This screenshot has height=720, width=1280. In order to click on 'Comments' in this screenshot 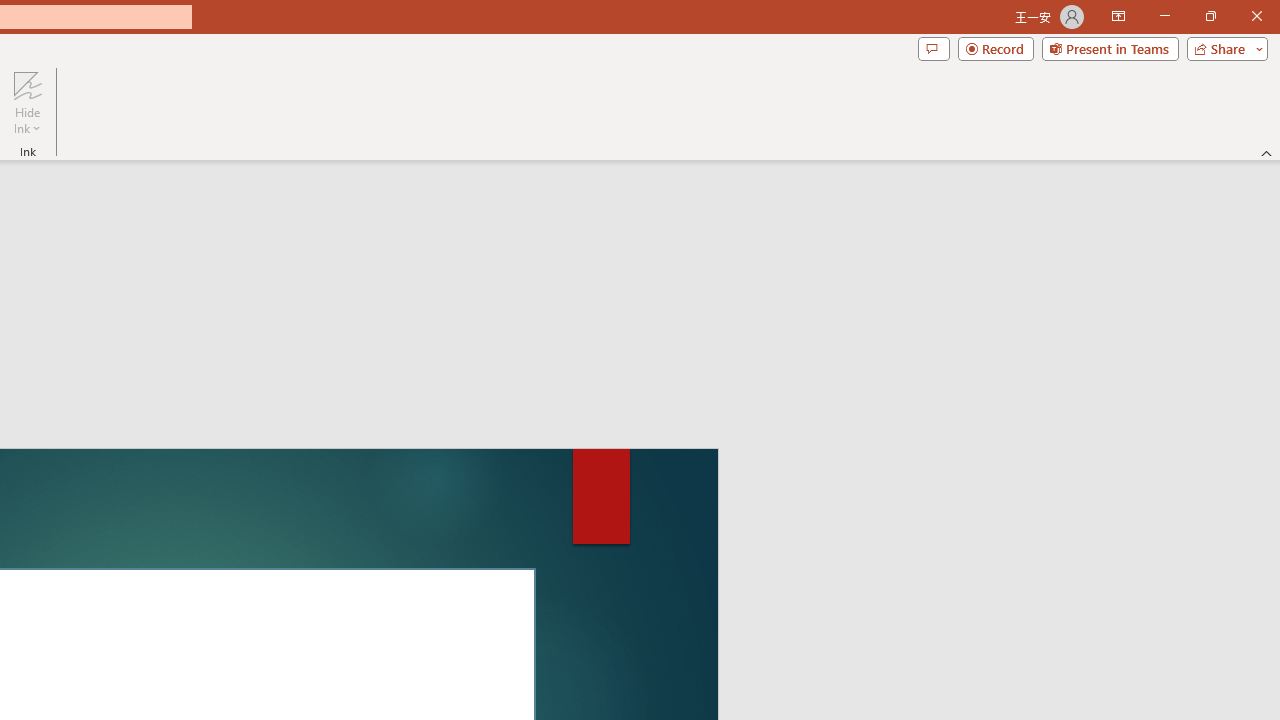, I will do `click(932, 47)`.